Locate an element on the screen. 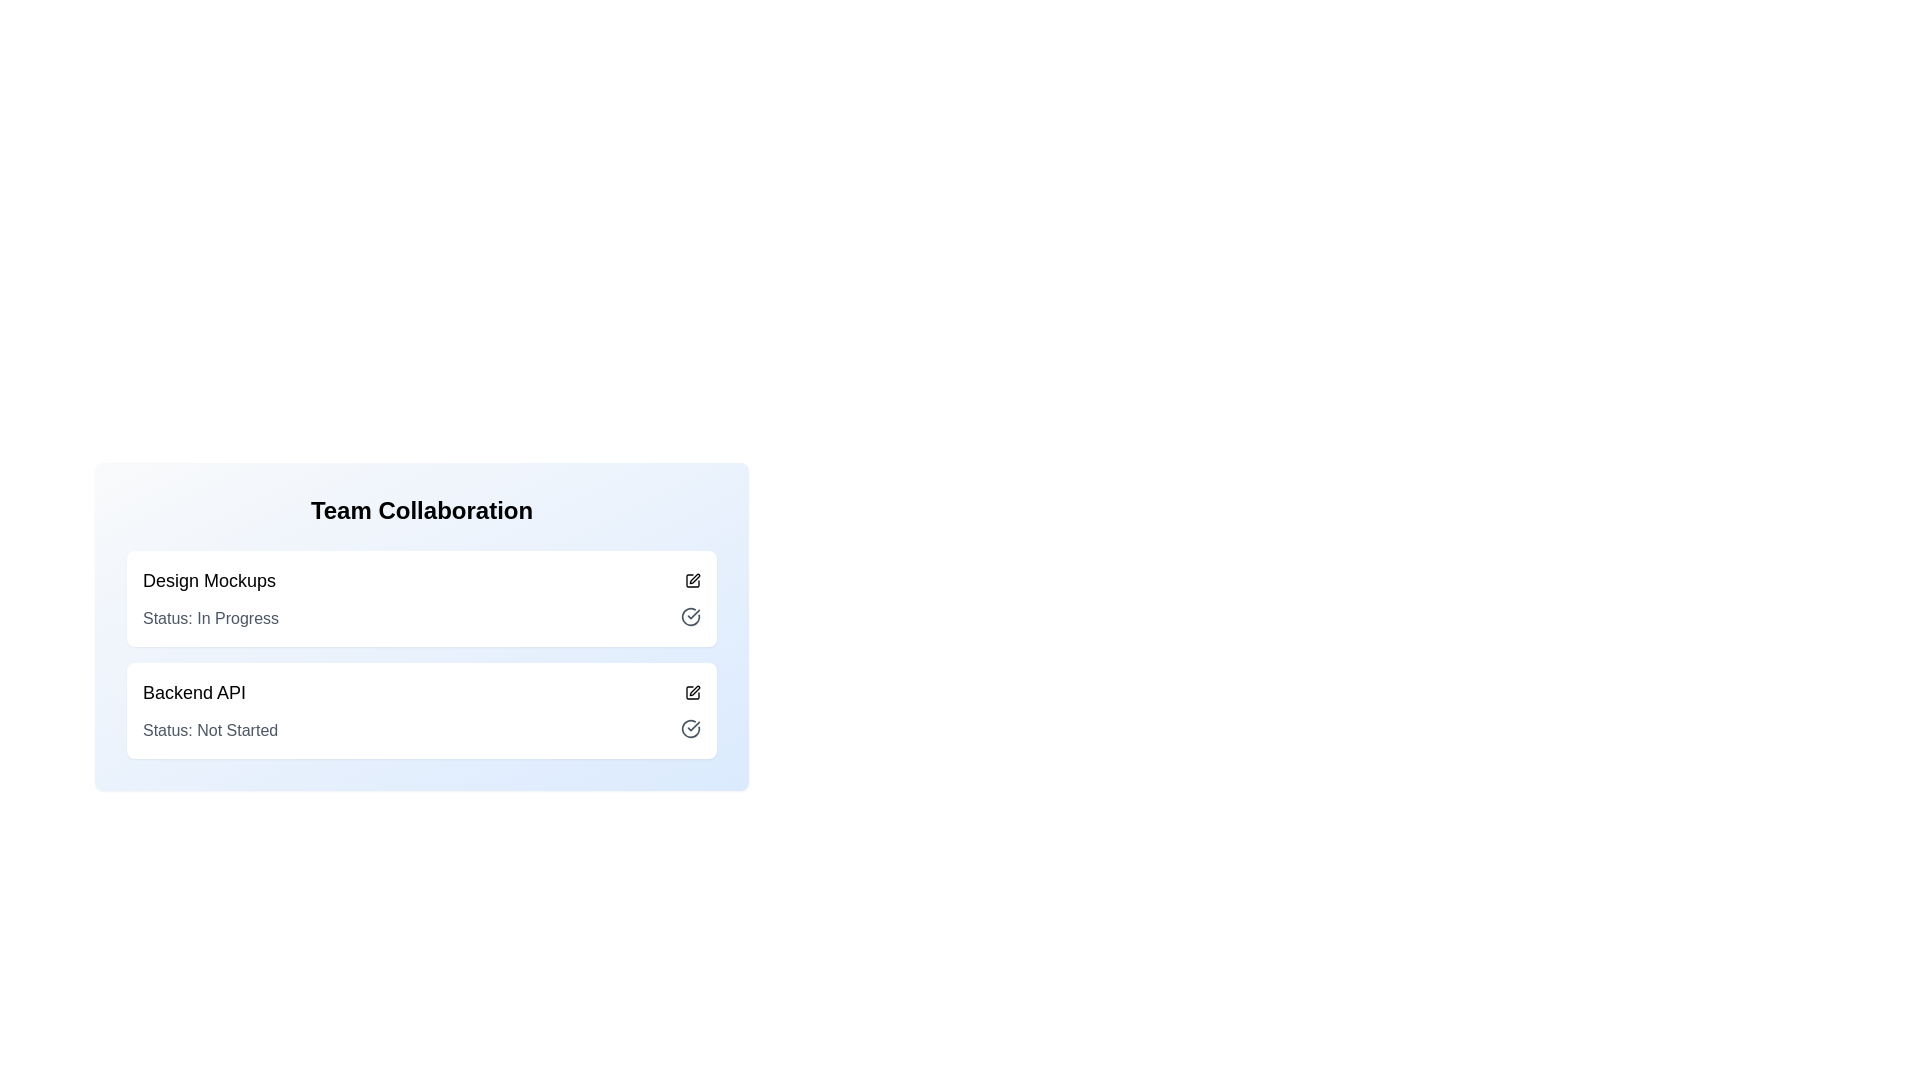 This screenshot has height=1080, width=1920. the 'Status: In Progress' label located in the task management interface, positioned under the 'Design Mockups' title and to the left of the checkmark icon is located at coordinates (211, 617).